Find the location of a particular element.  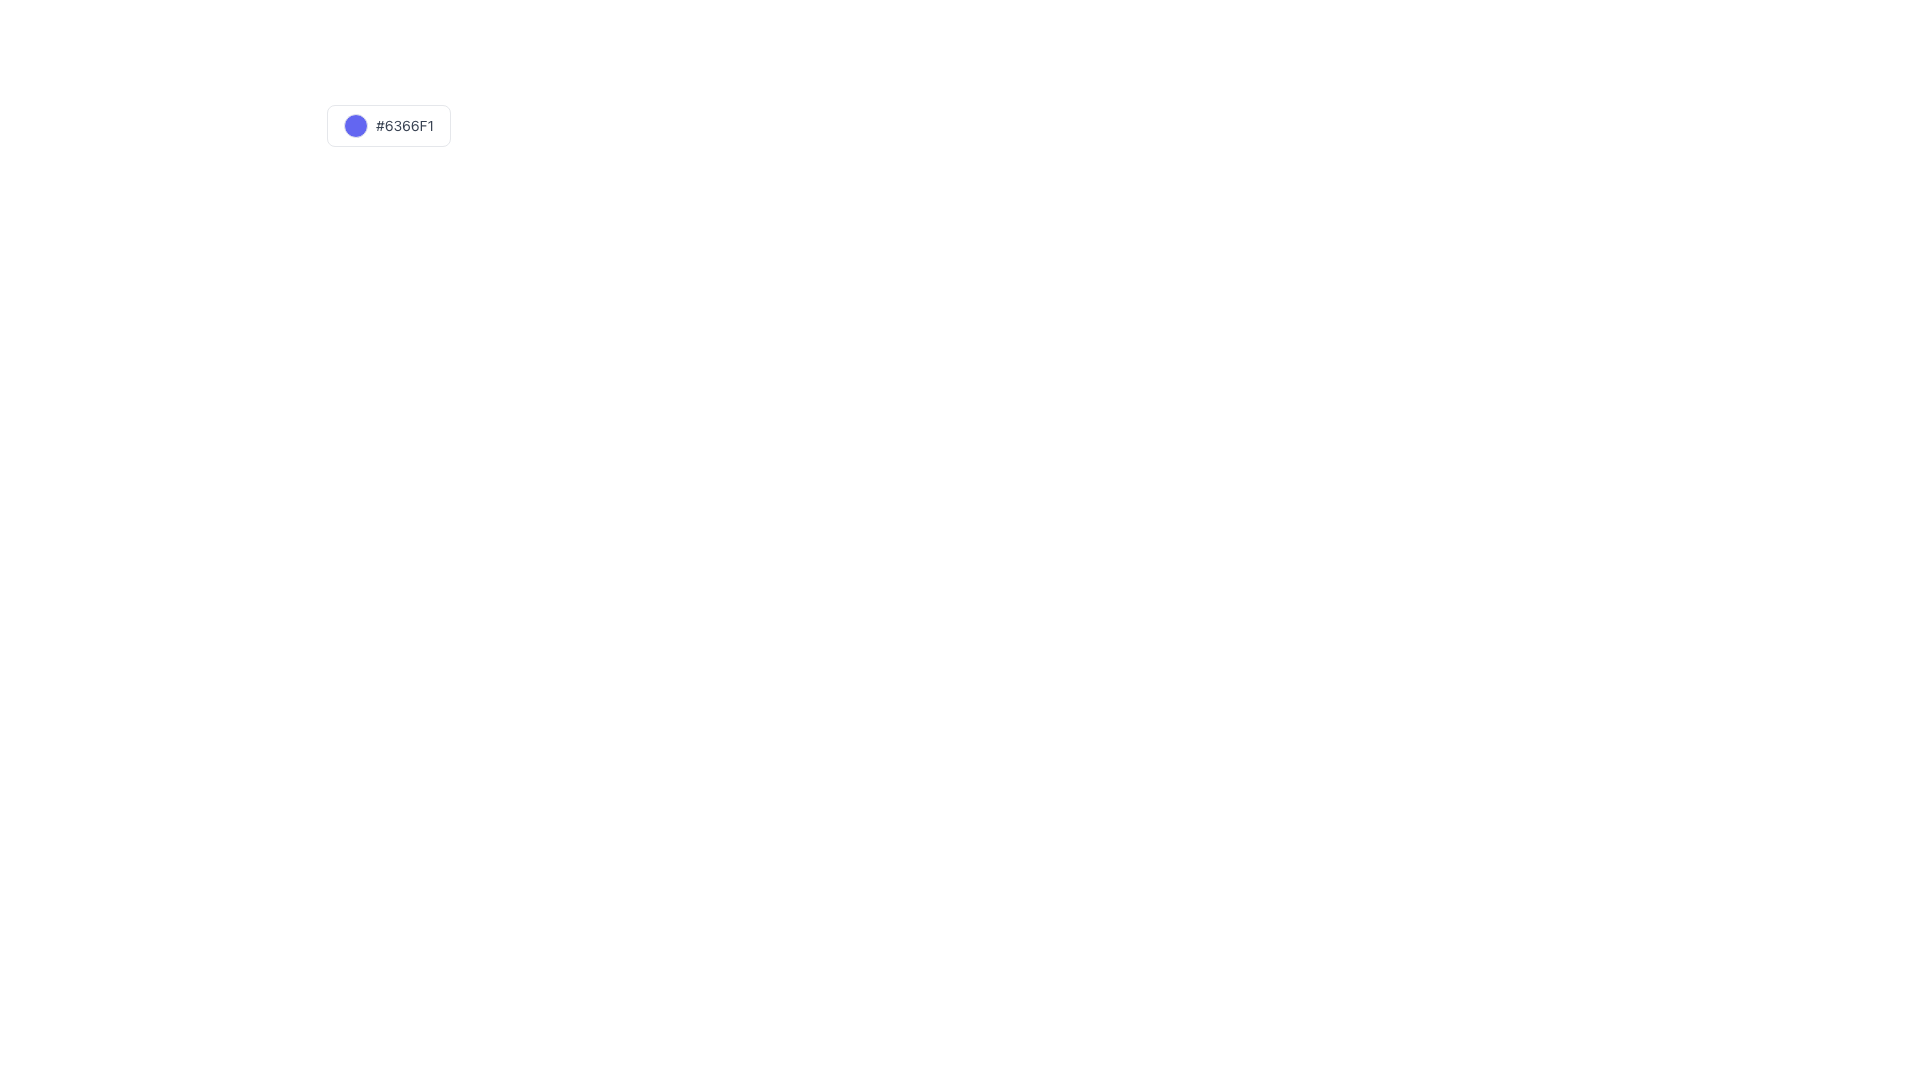

the Color Indicator, a small circular blue area with a gray border located in the upper left quadrant of the interface is located at coordinates (356, 126).